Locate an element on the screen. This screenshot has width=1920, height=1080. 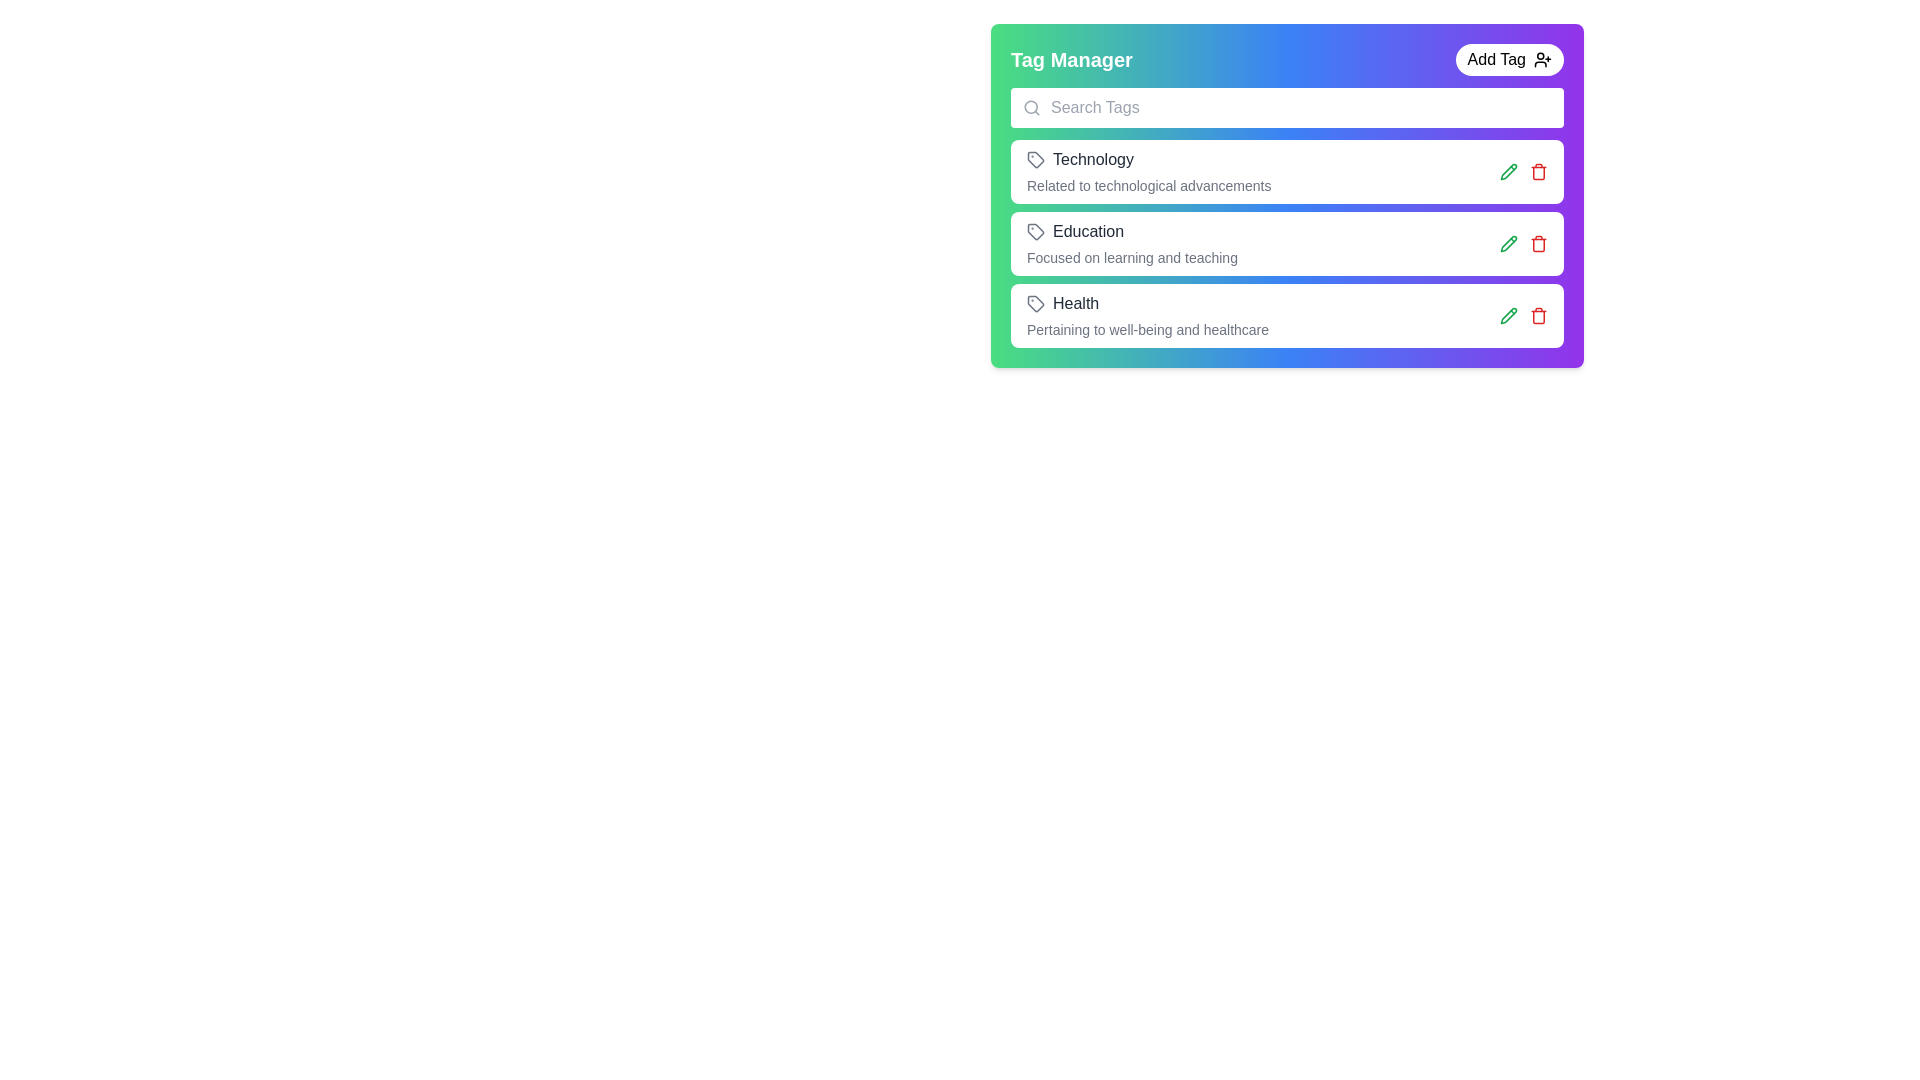
the gray tag-shaped icon located in the 'Health' tag item in the third row of the list under the 'Tag Manager' section, positioned to the left of the text 'Health.' is located at coordinates (1036, 304).